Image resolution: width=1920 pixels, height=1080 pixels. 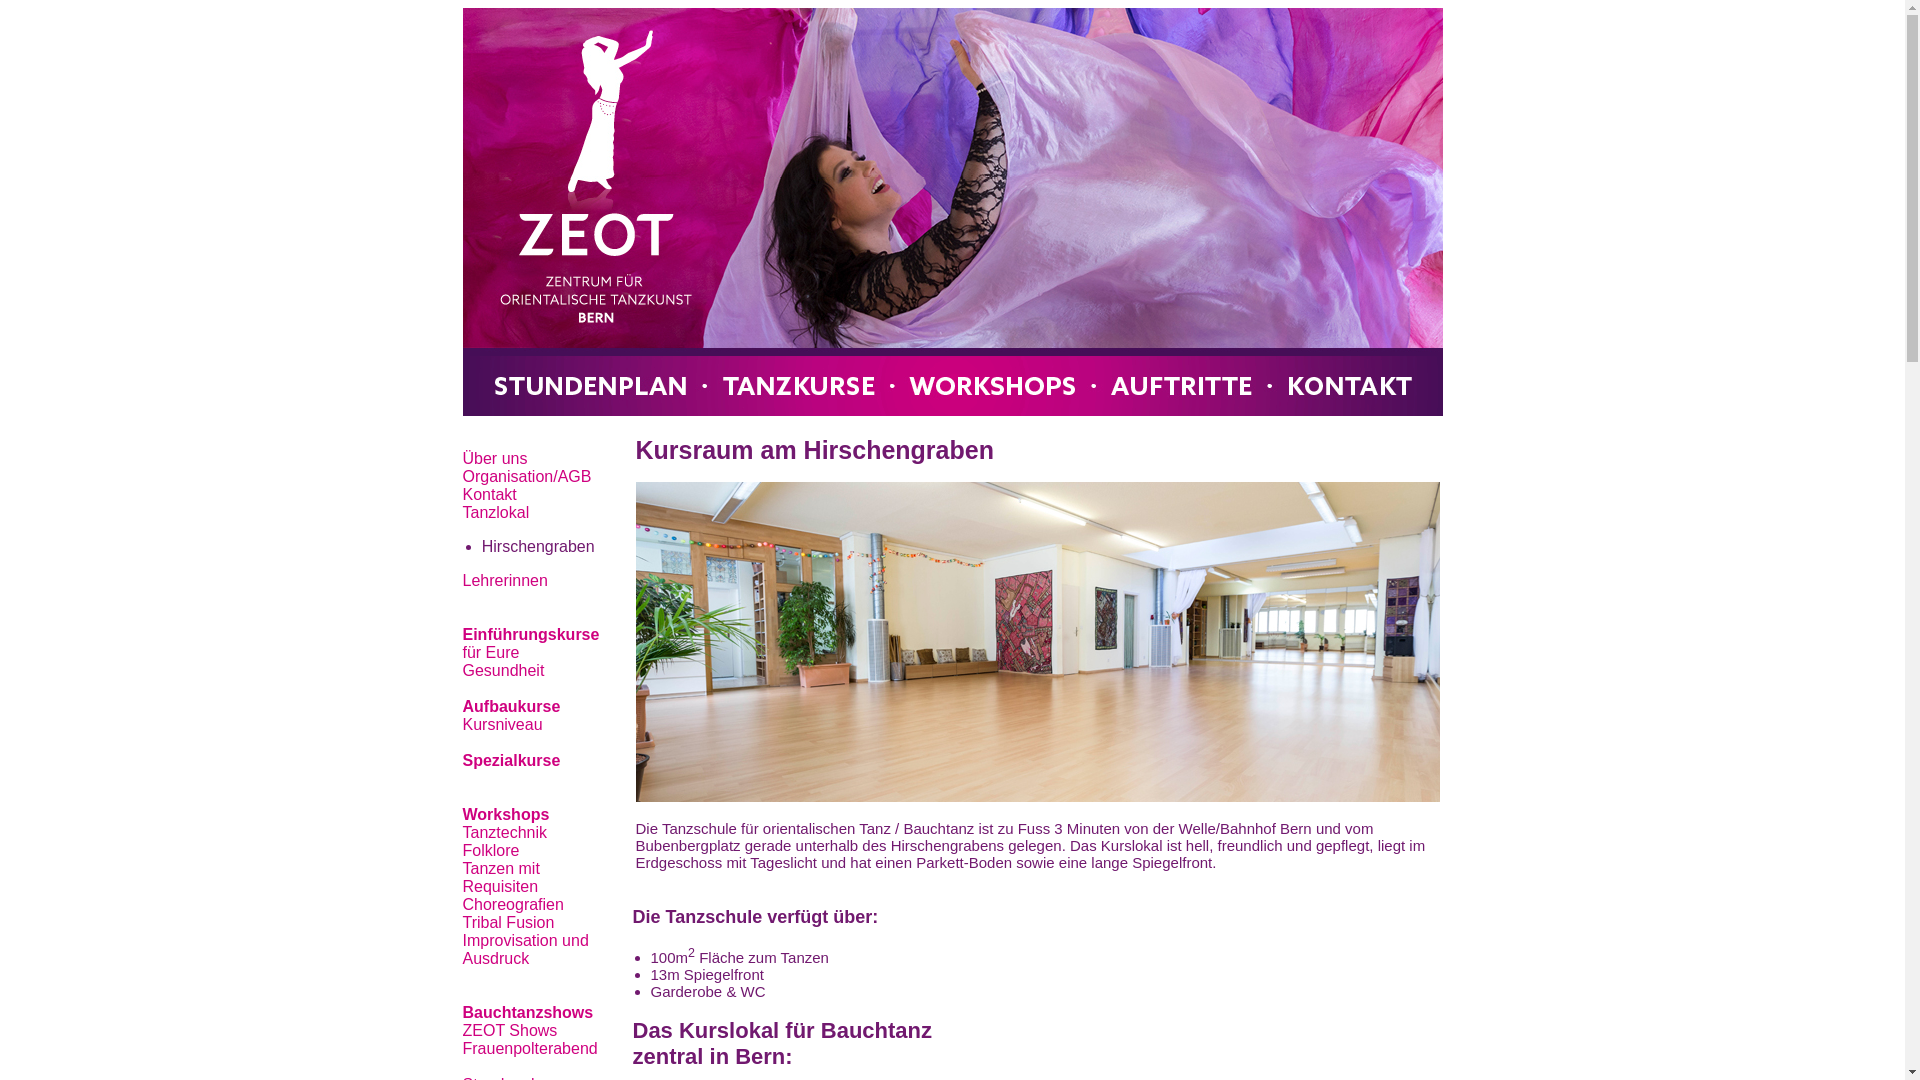 I want to click on 'Choreografien', so click(x=512, y=904).